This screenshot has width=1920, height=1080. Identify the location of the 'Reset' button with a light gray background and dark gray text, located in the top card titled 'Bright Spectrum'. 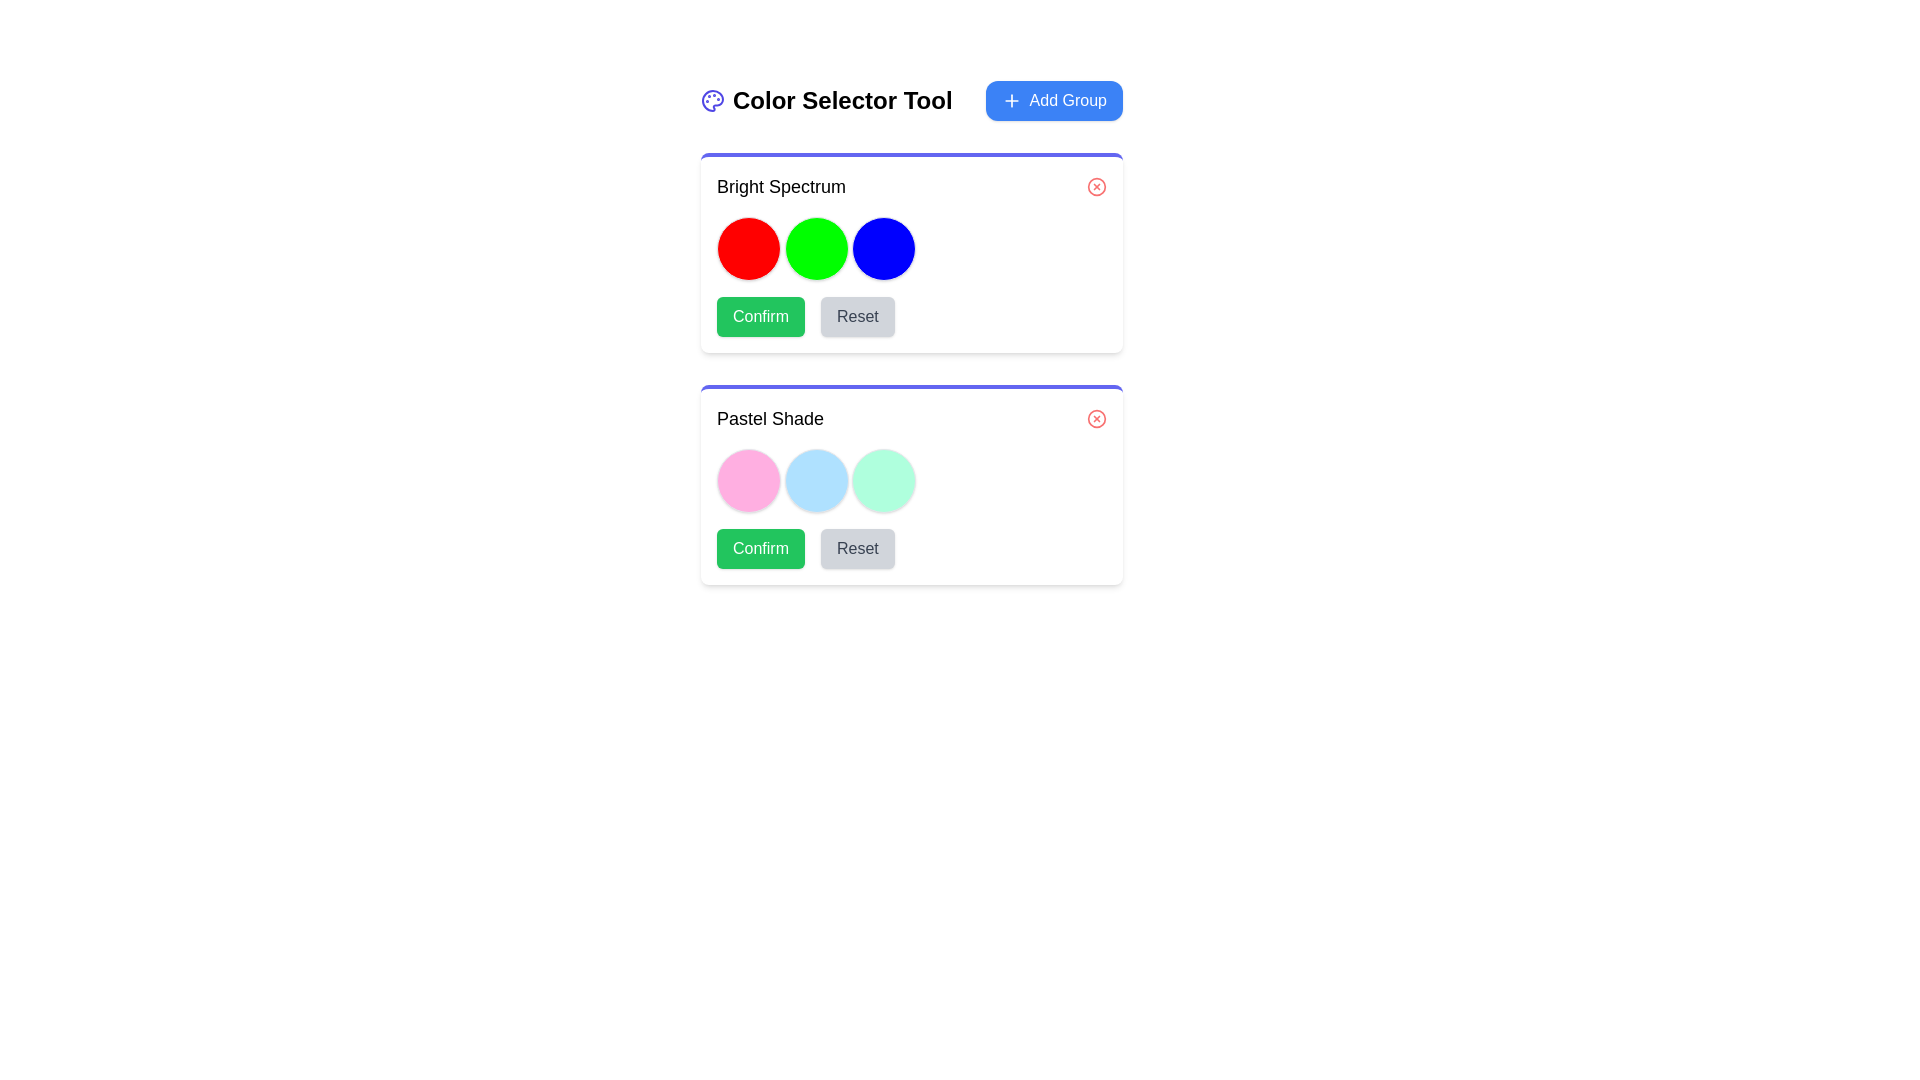
(857, 315).